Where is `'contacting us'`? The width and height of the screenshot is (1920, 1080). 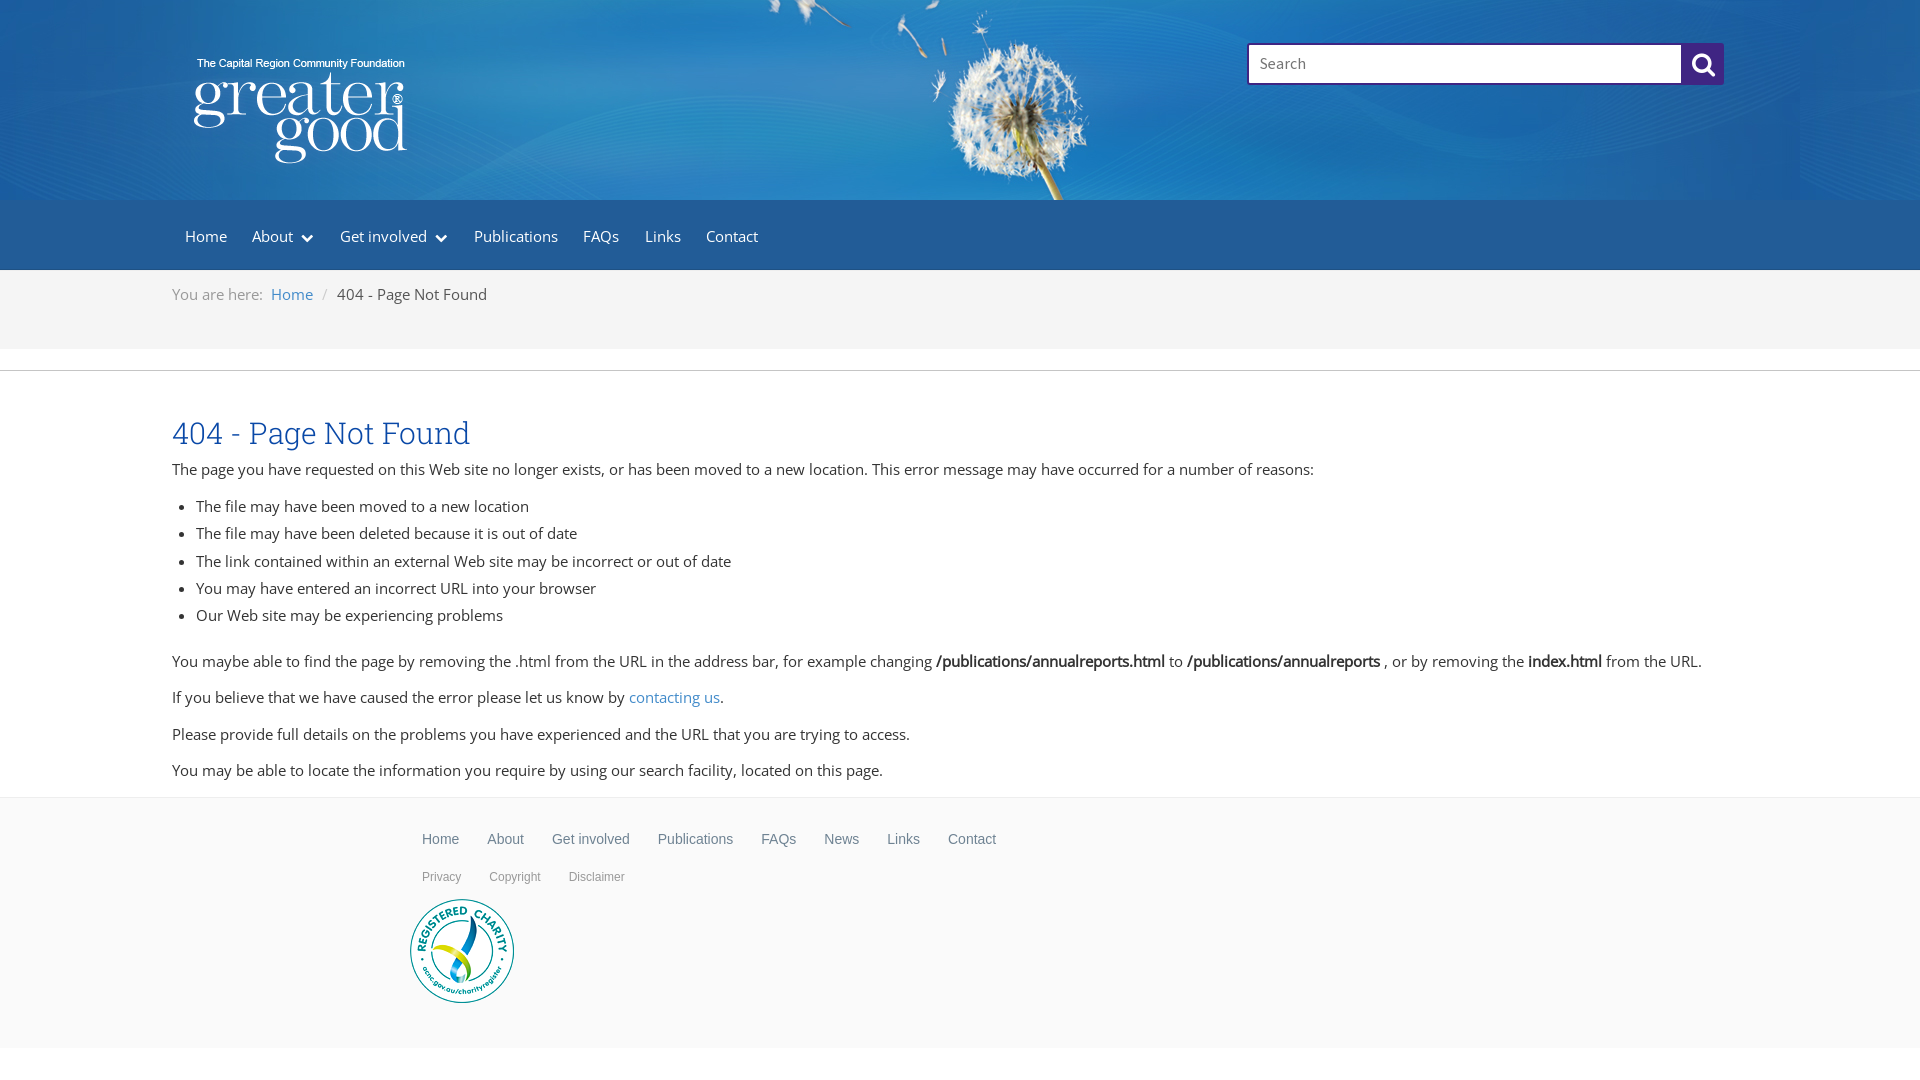 'contacting us' is located at coordinates (674, 696).